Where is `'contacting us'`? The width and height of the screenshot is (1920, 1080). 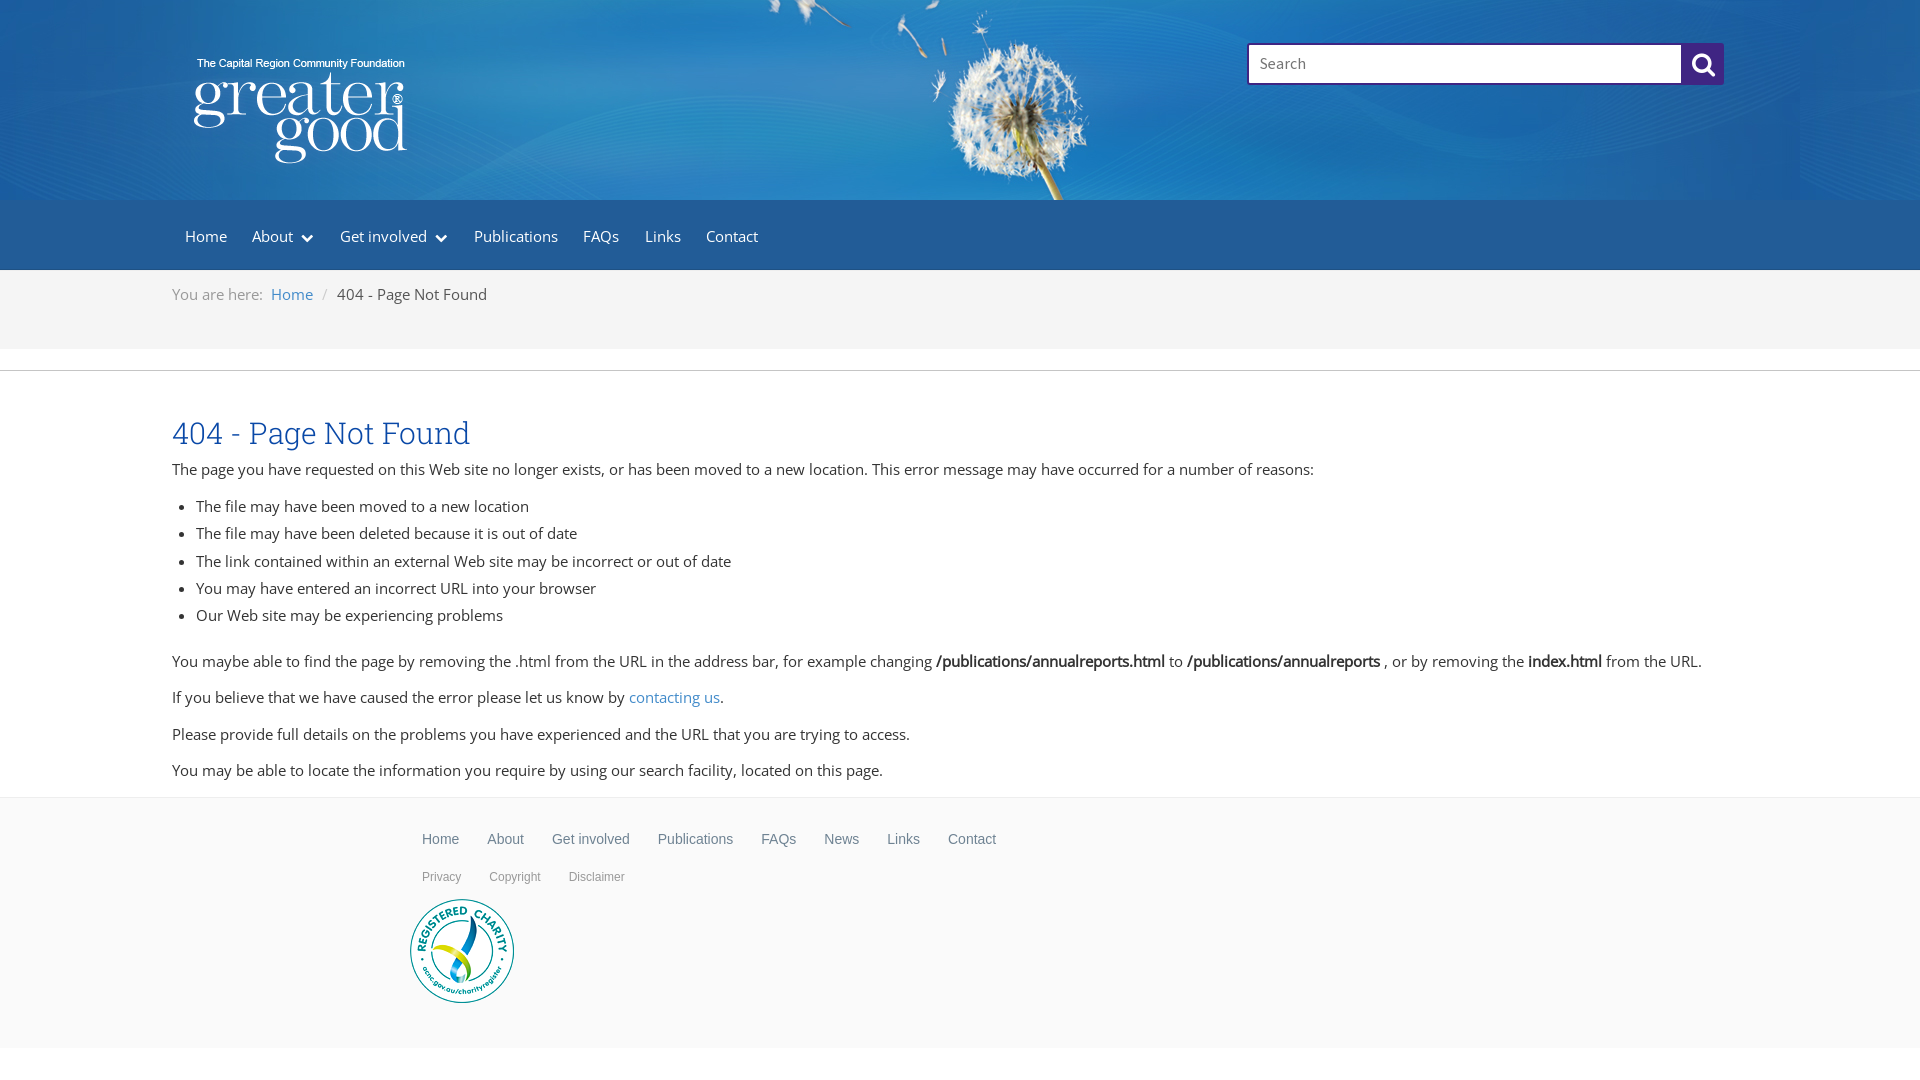 'contacting us' is located at coordinates (674, 696).